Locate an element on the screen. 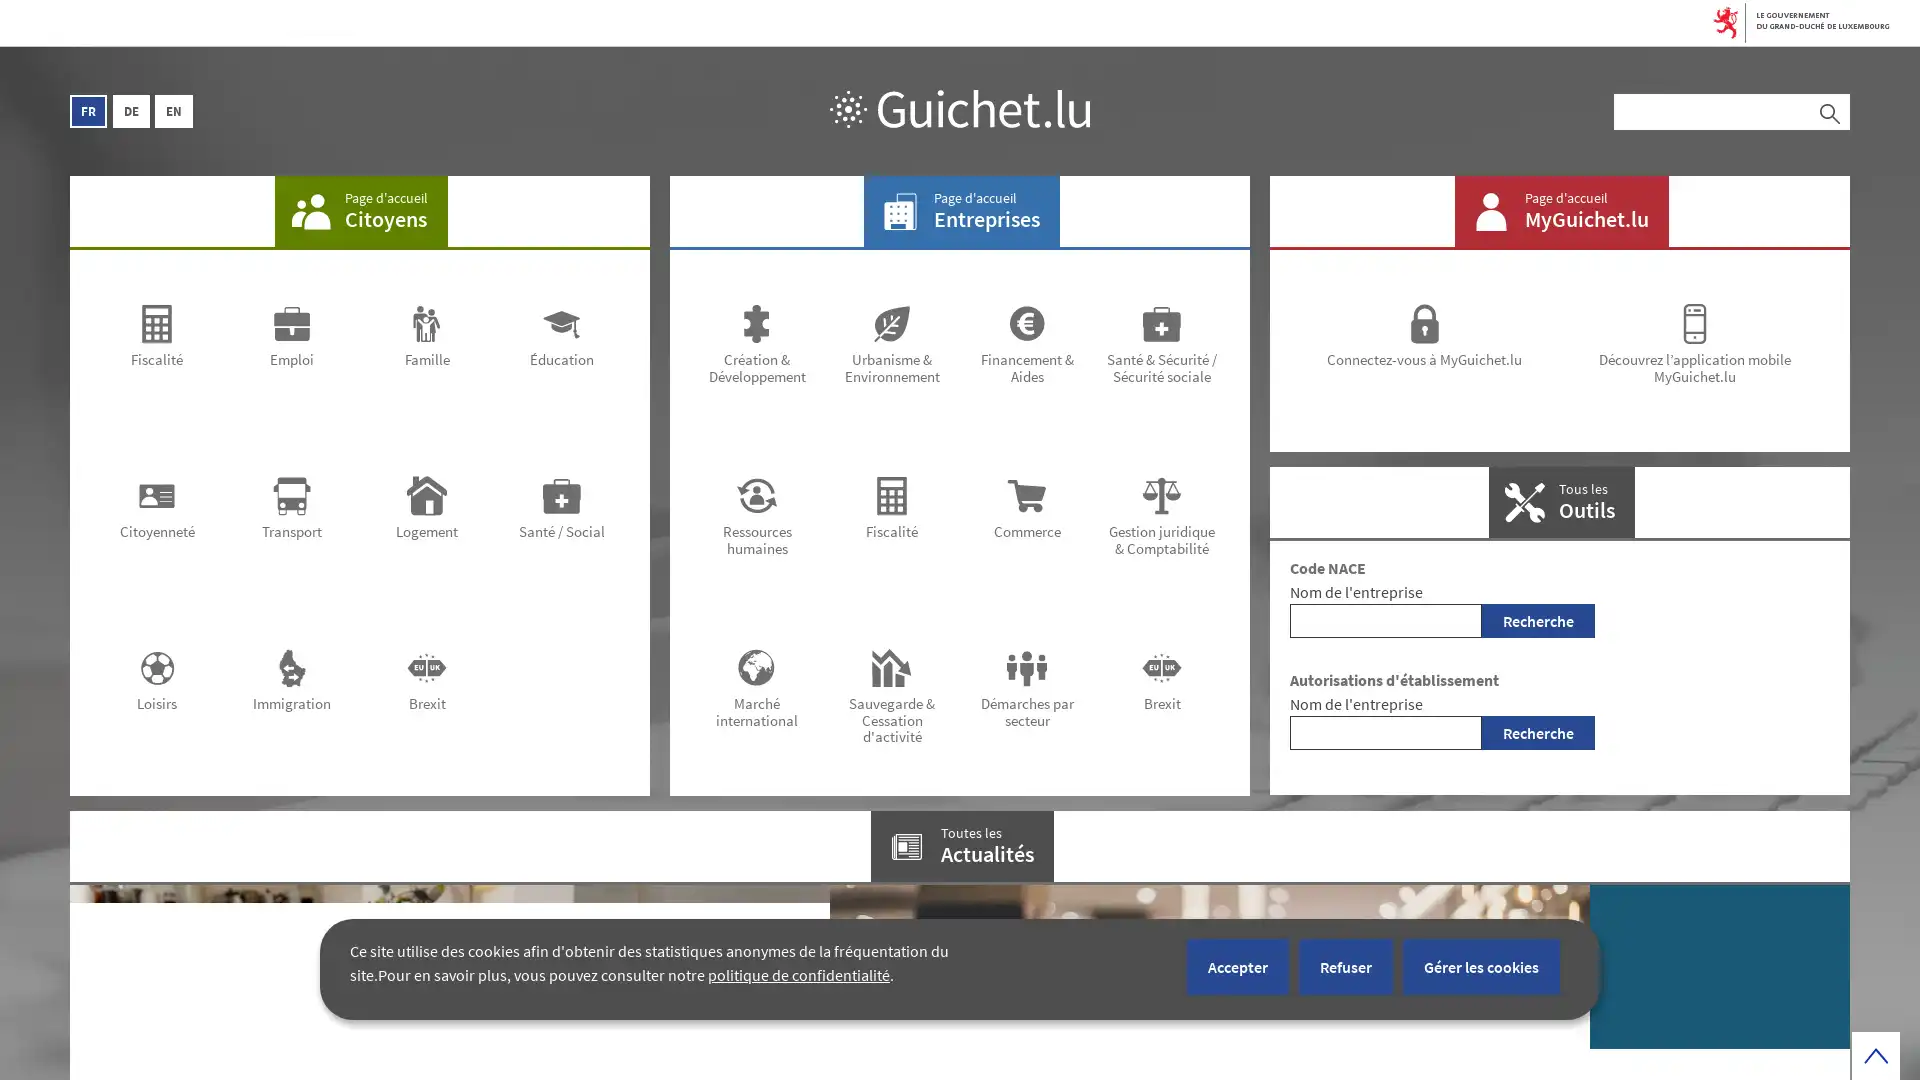 The image size is (1920, 1080). Refuser is located at coordinates (1345, 966).